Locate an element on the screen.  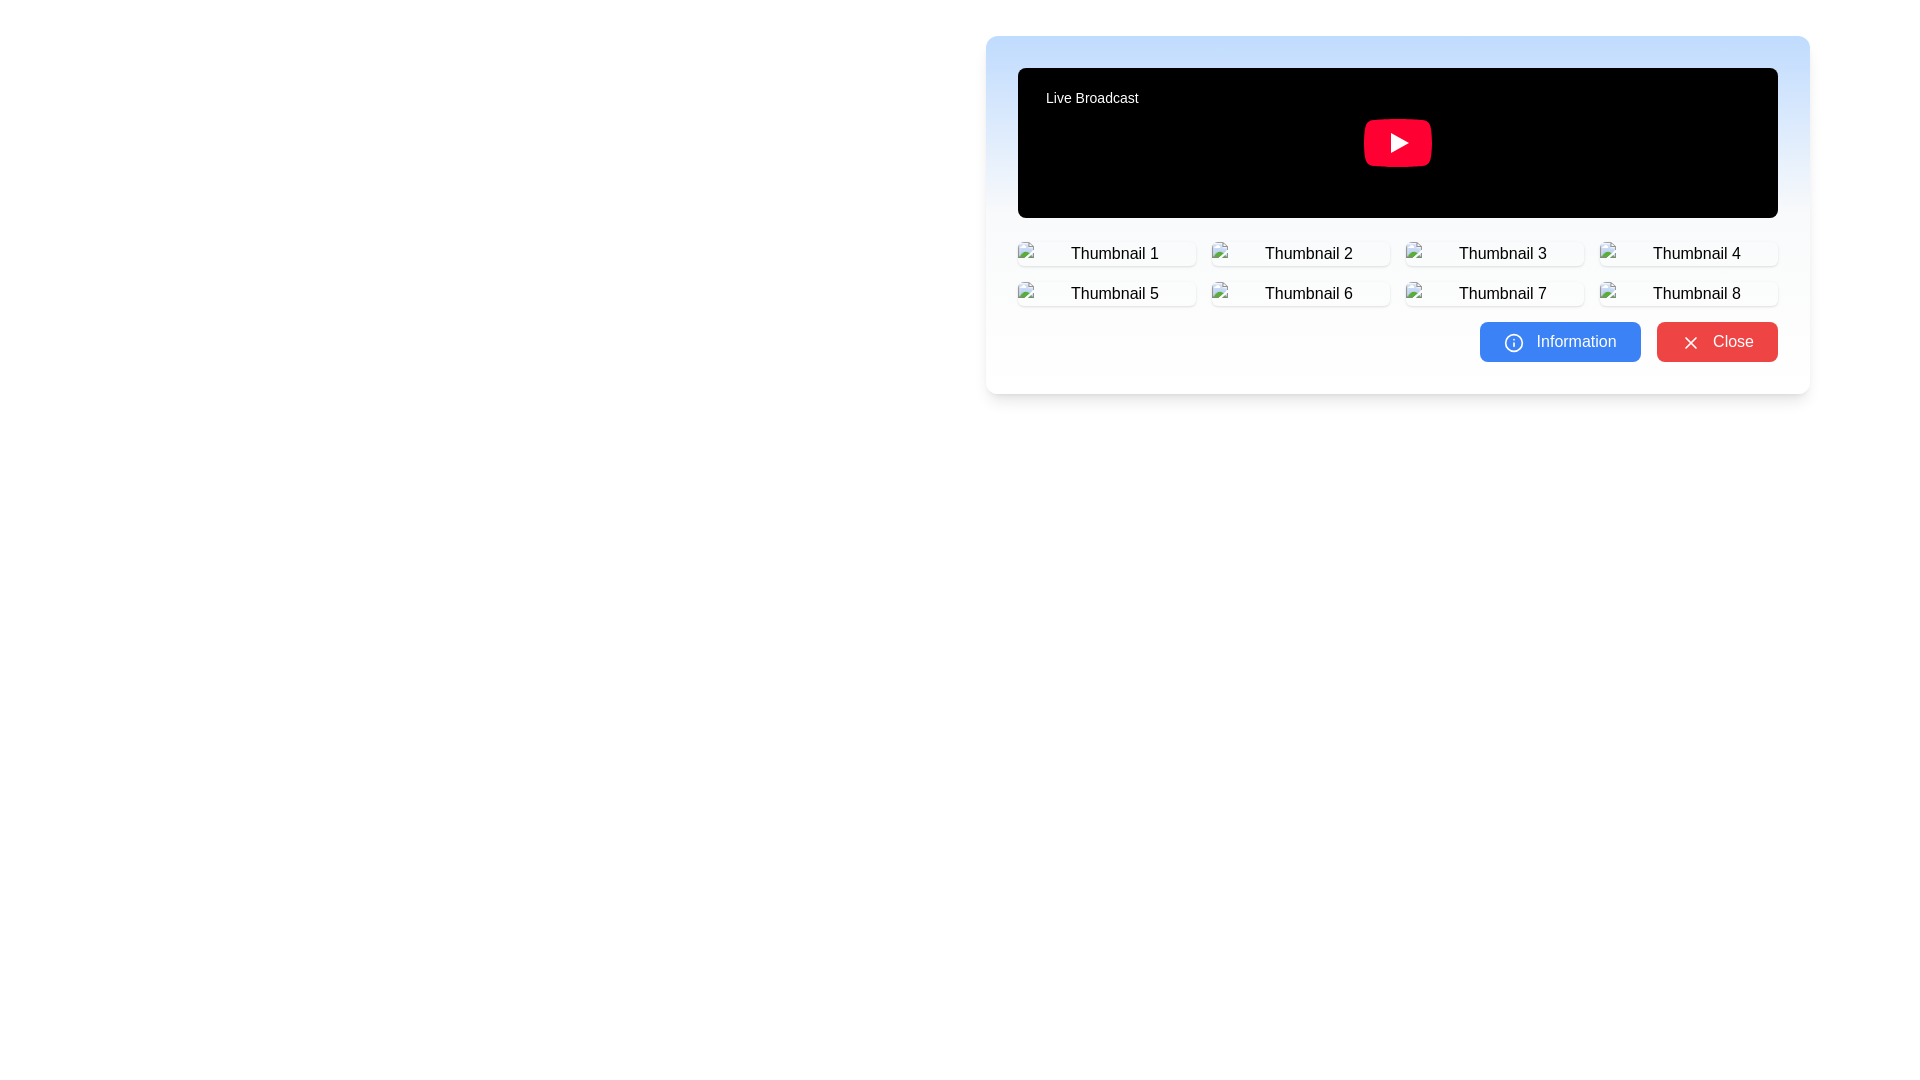
the circular icon border located is located at coordinates (1688, 293).